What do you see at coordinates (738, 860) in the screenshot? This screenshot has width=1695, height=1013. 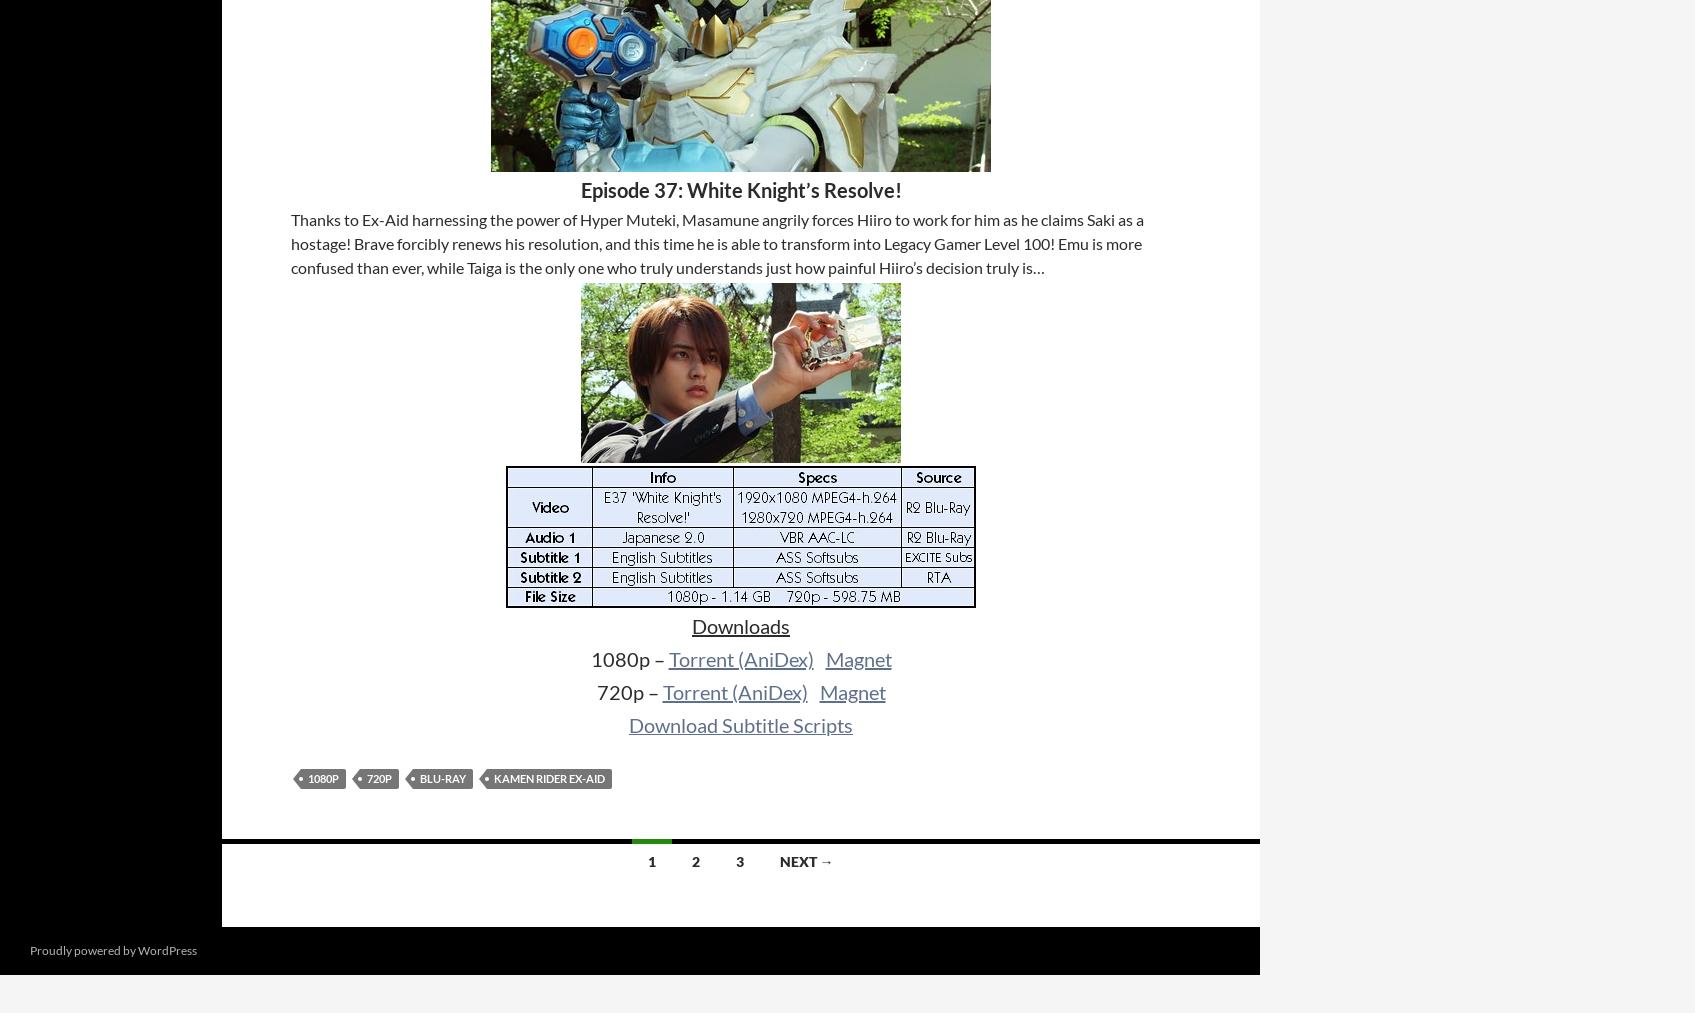 I see `'3'` at bounding box center [738, 860].